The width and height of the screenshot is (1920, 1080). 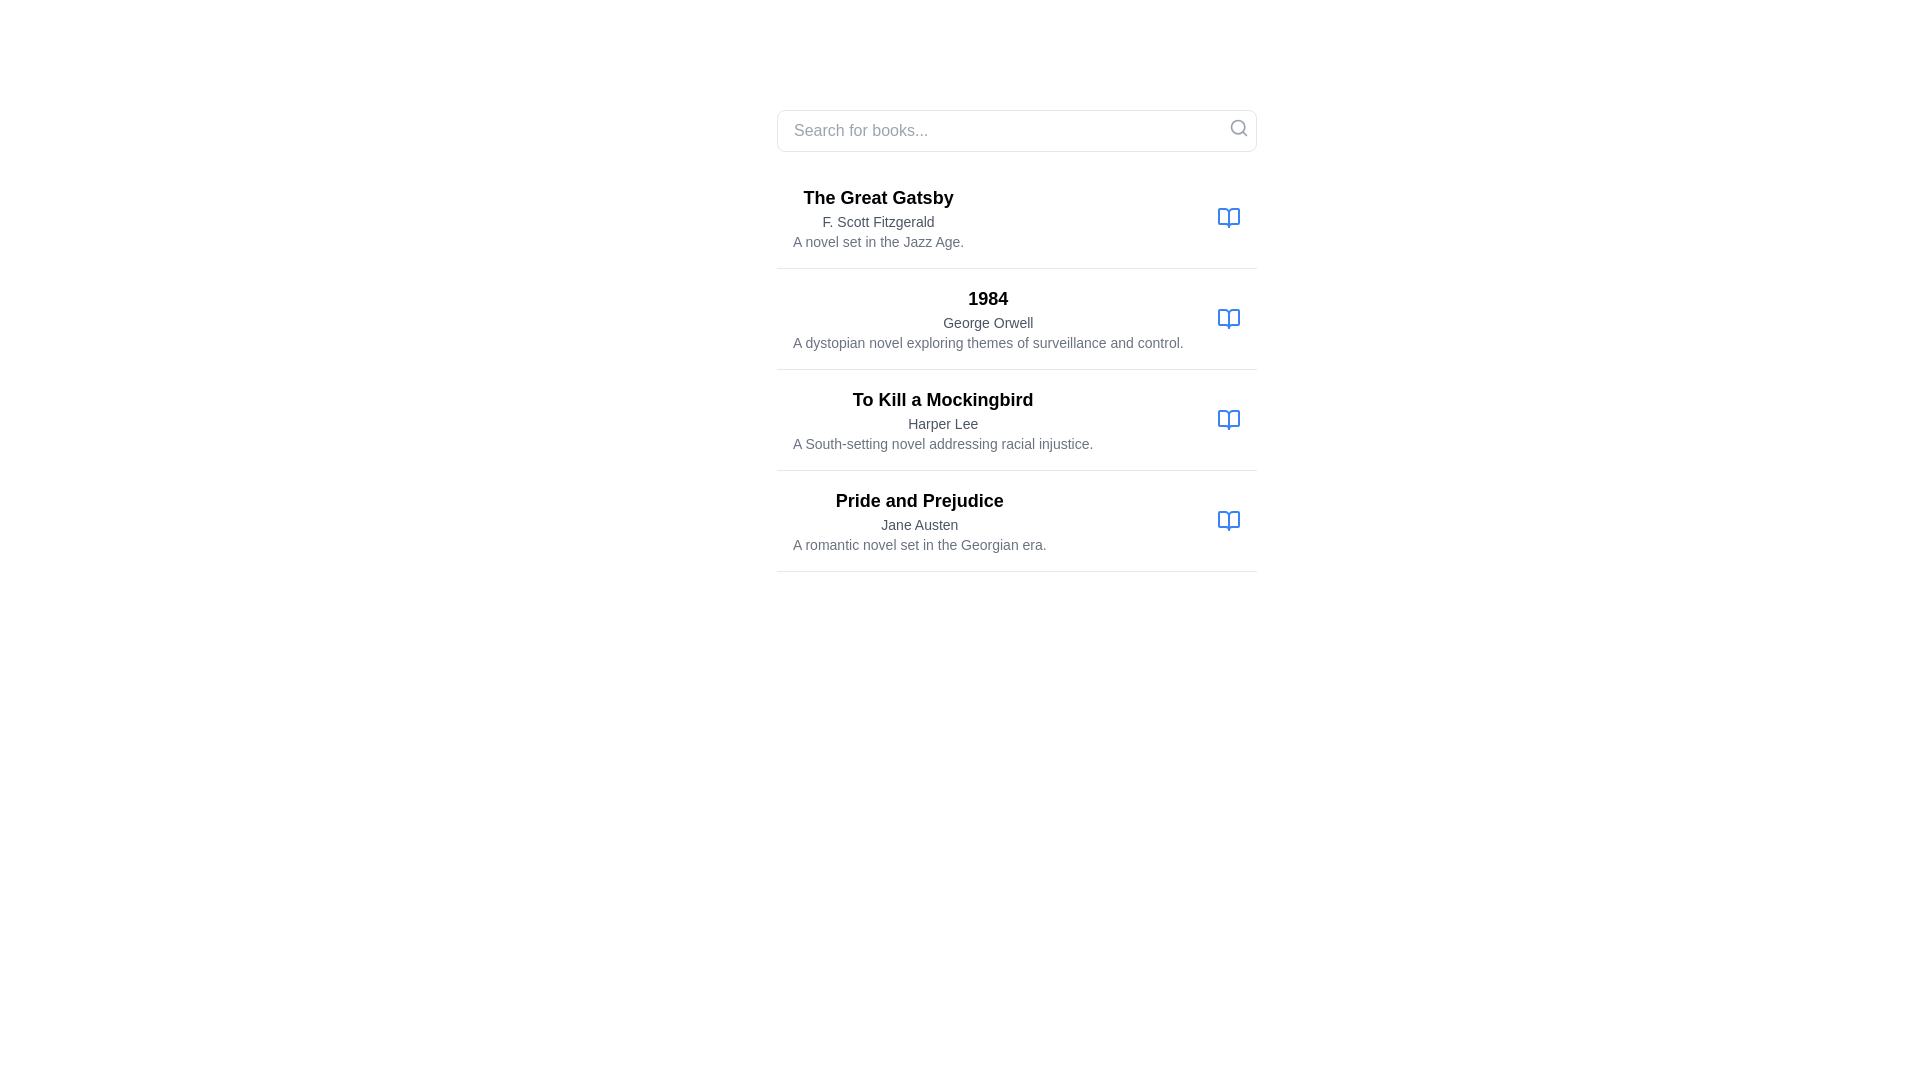 I want to click on the icon located to the far right of the entry for 'Pride and Prejudice' by Jane Austen, so click(x=1227, y=519).